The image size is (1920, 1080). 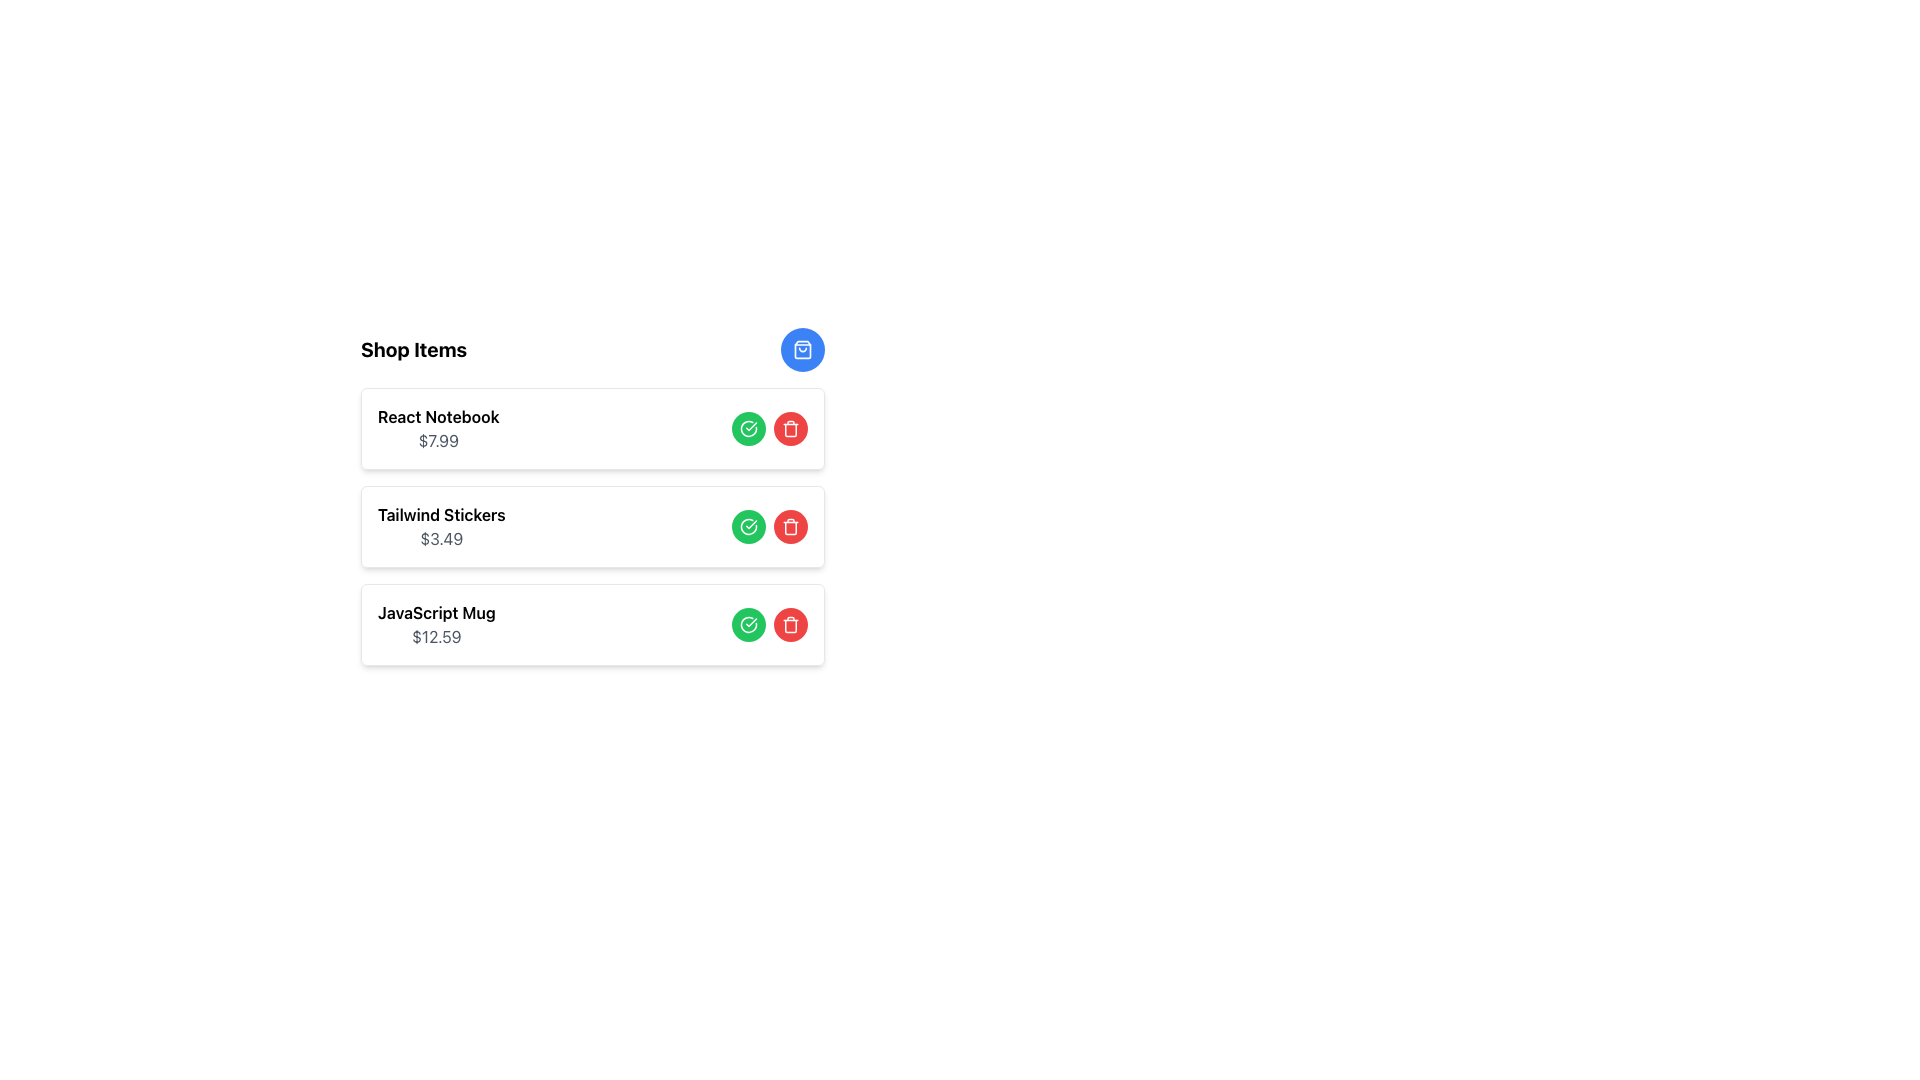 What do you see at coordinates (747, 623) in the screenshot?
I see `the circular green icon with a white check mark located to the right of the 'JavaScript Mug' item` at bounding box center [747, 623].